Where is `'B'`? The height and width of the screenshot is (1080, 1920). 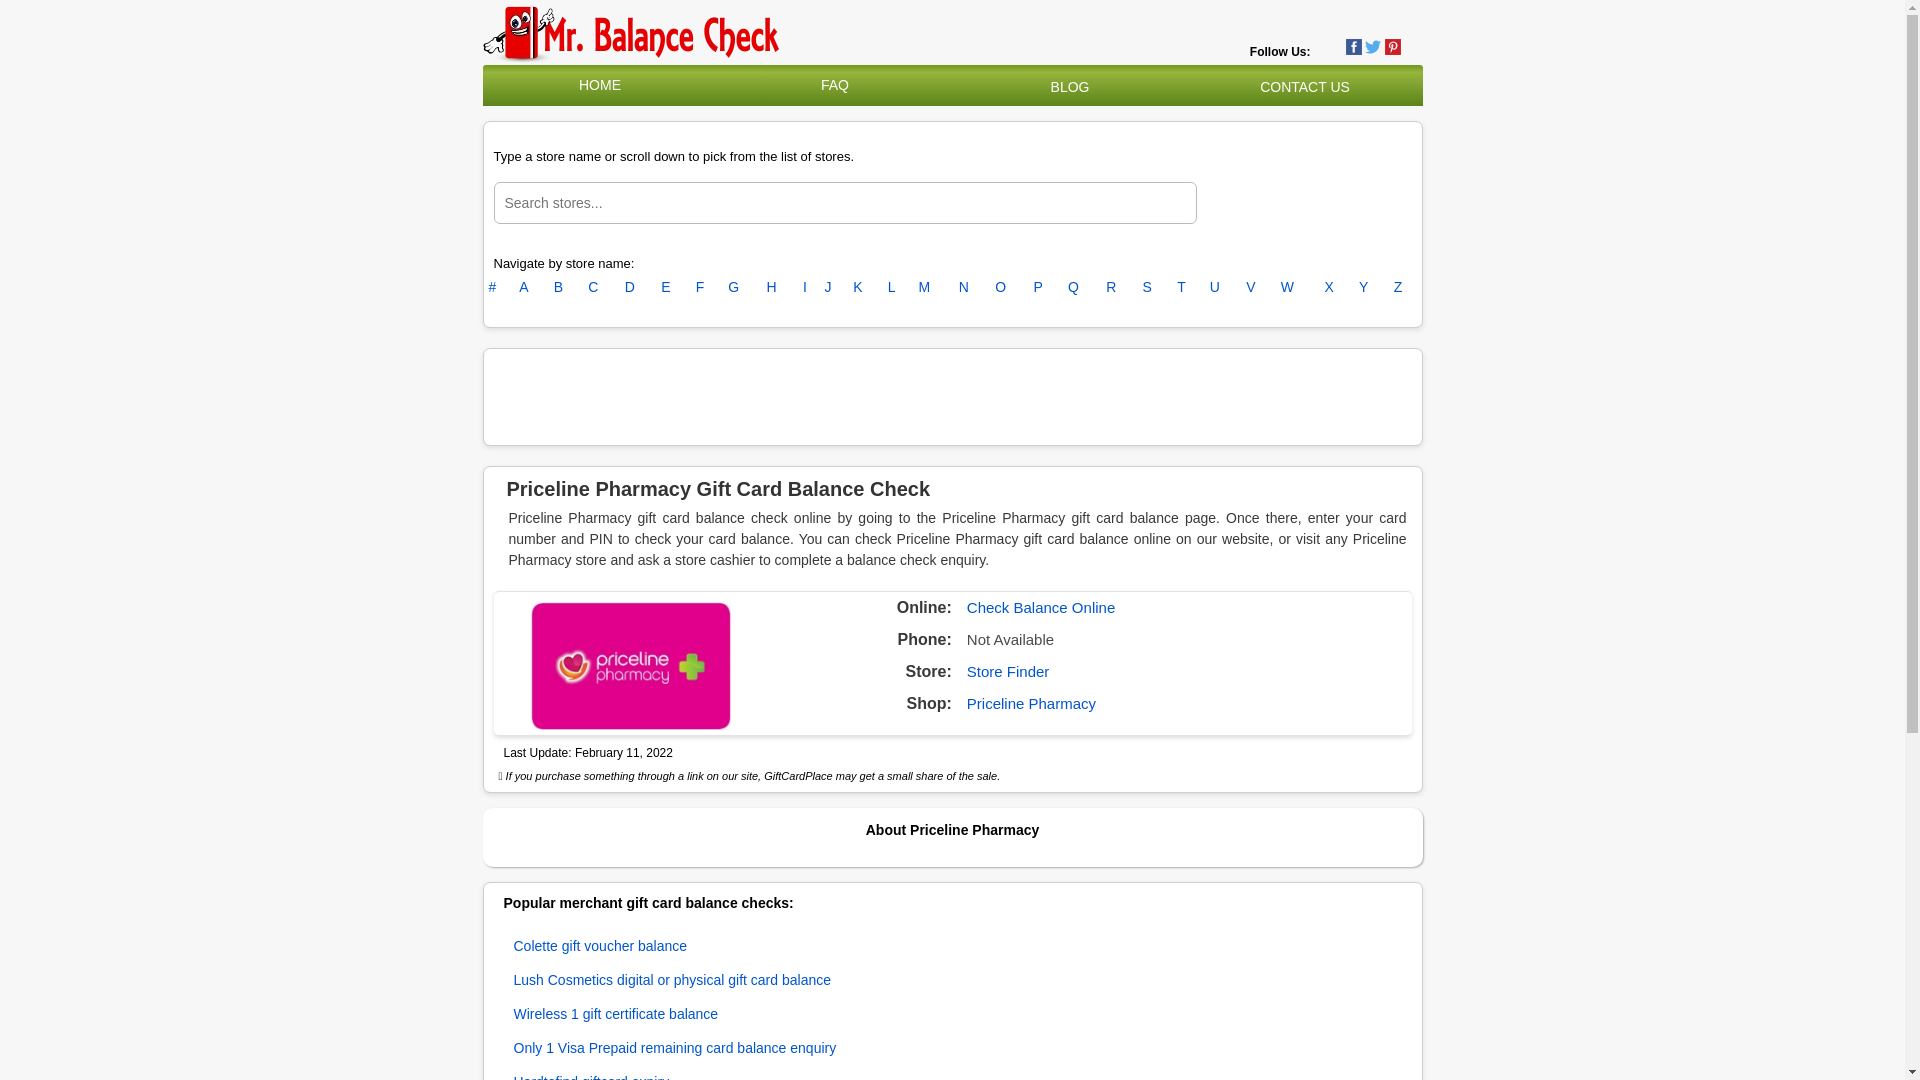
'B' is located at coordinates (553, 286).